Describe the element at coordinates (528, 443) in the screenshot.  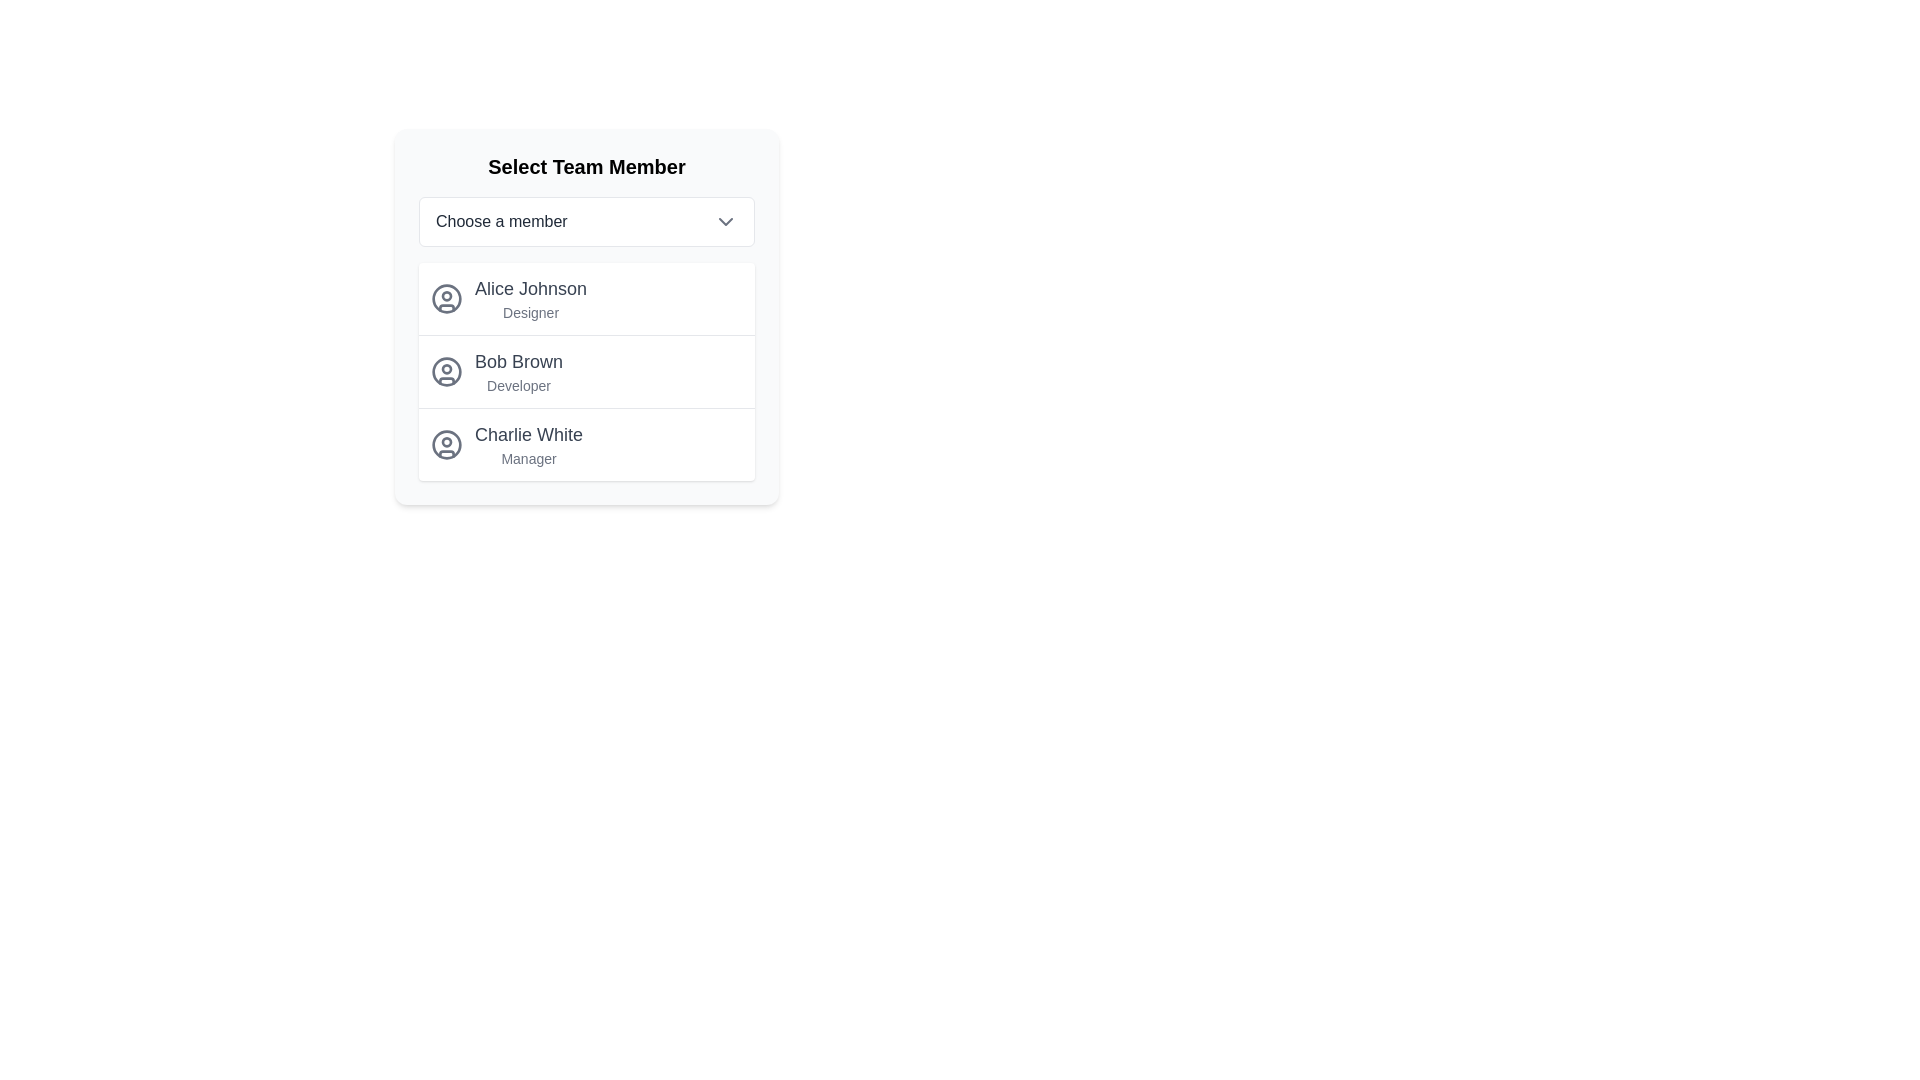
I see `the list entry displaying 'Charlie White' as the third item in the 'Select Team Member' panel` at that location.